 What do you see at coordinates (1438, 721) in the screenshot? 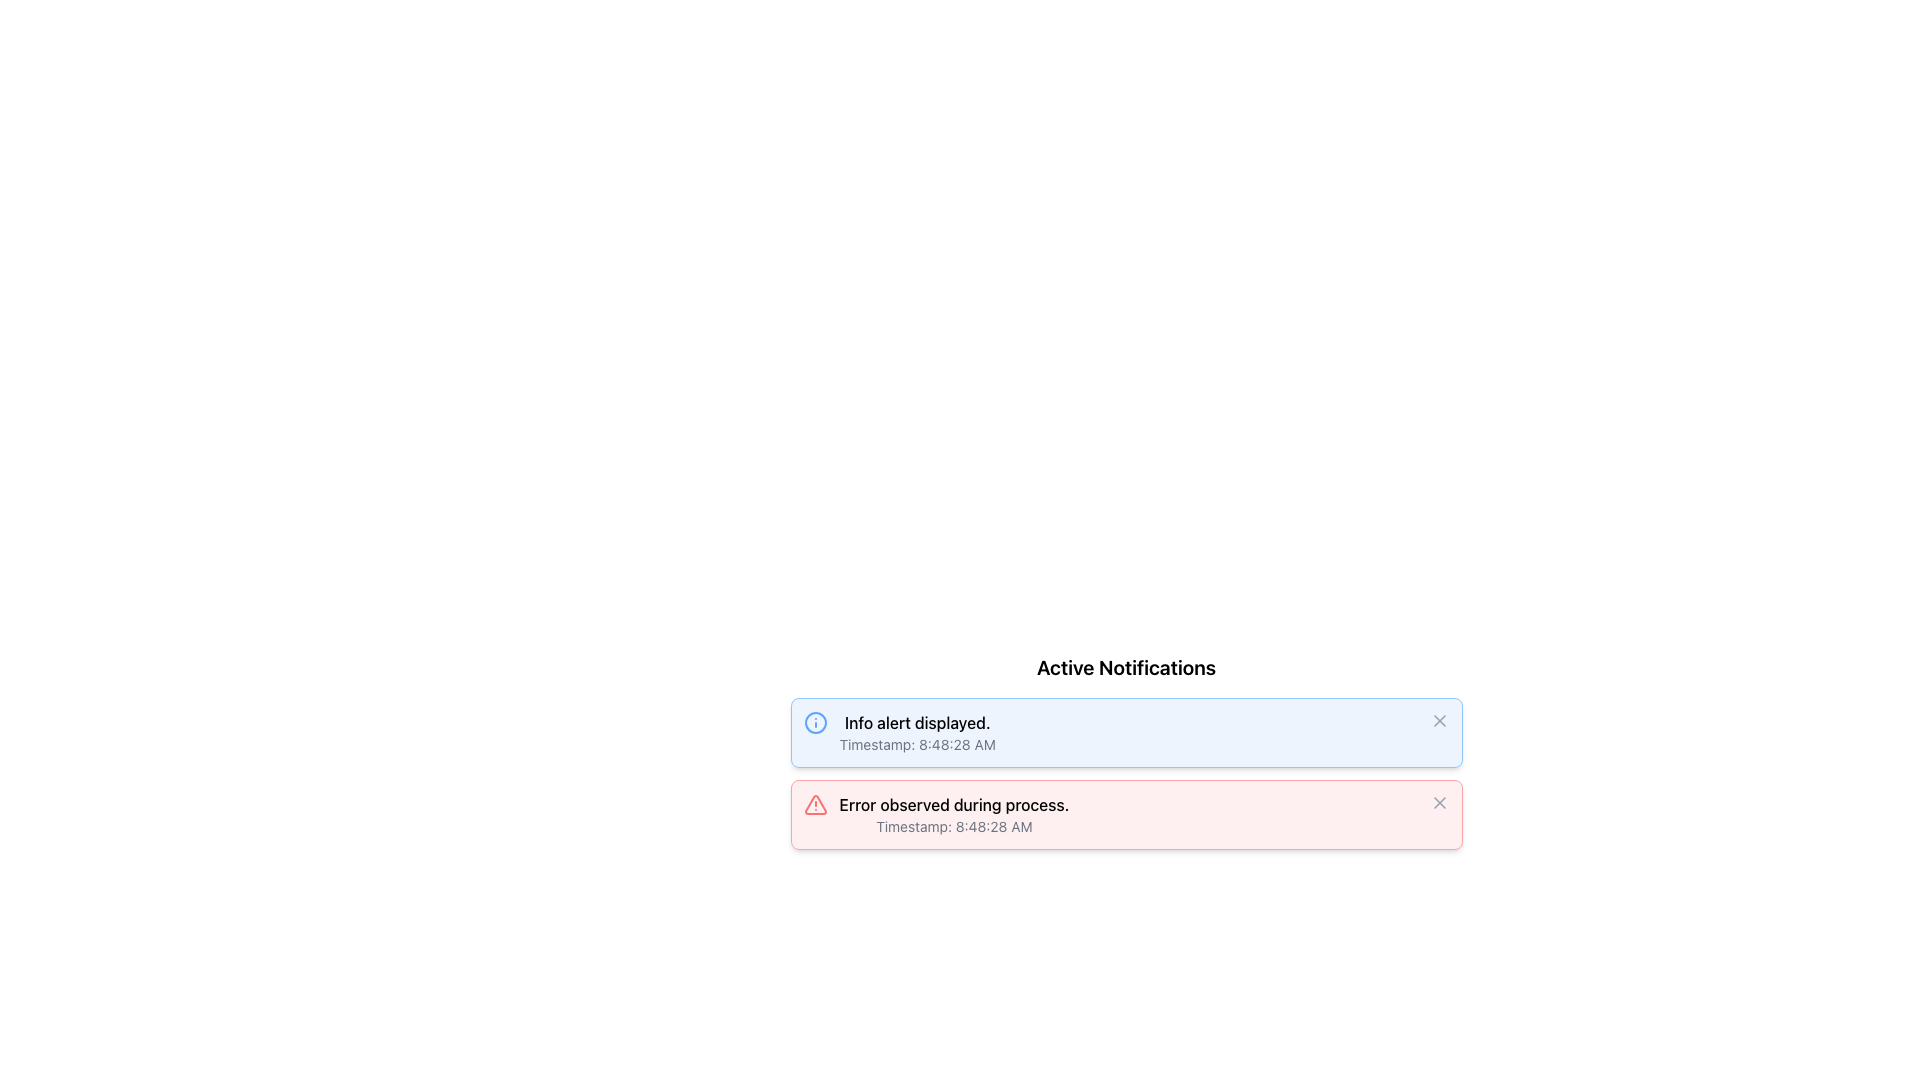
I see `the 'X' shaped icon in the top-right corner of the info alert notification box` at bounding box center [1438, 721].